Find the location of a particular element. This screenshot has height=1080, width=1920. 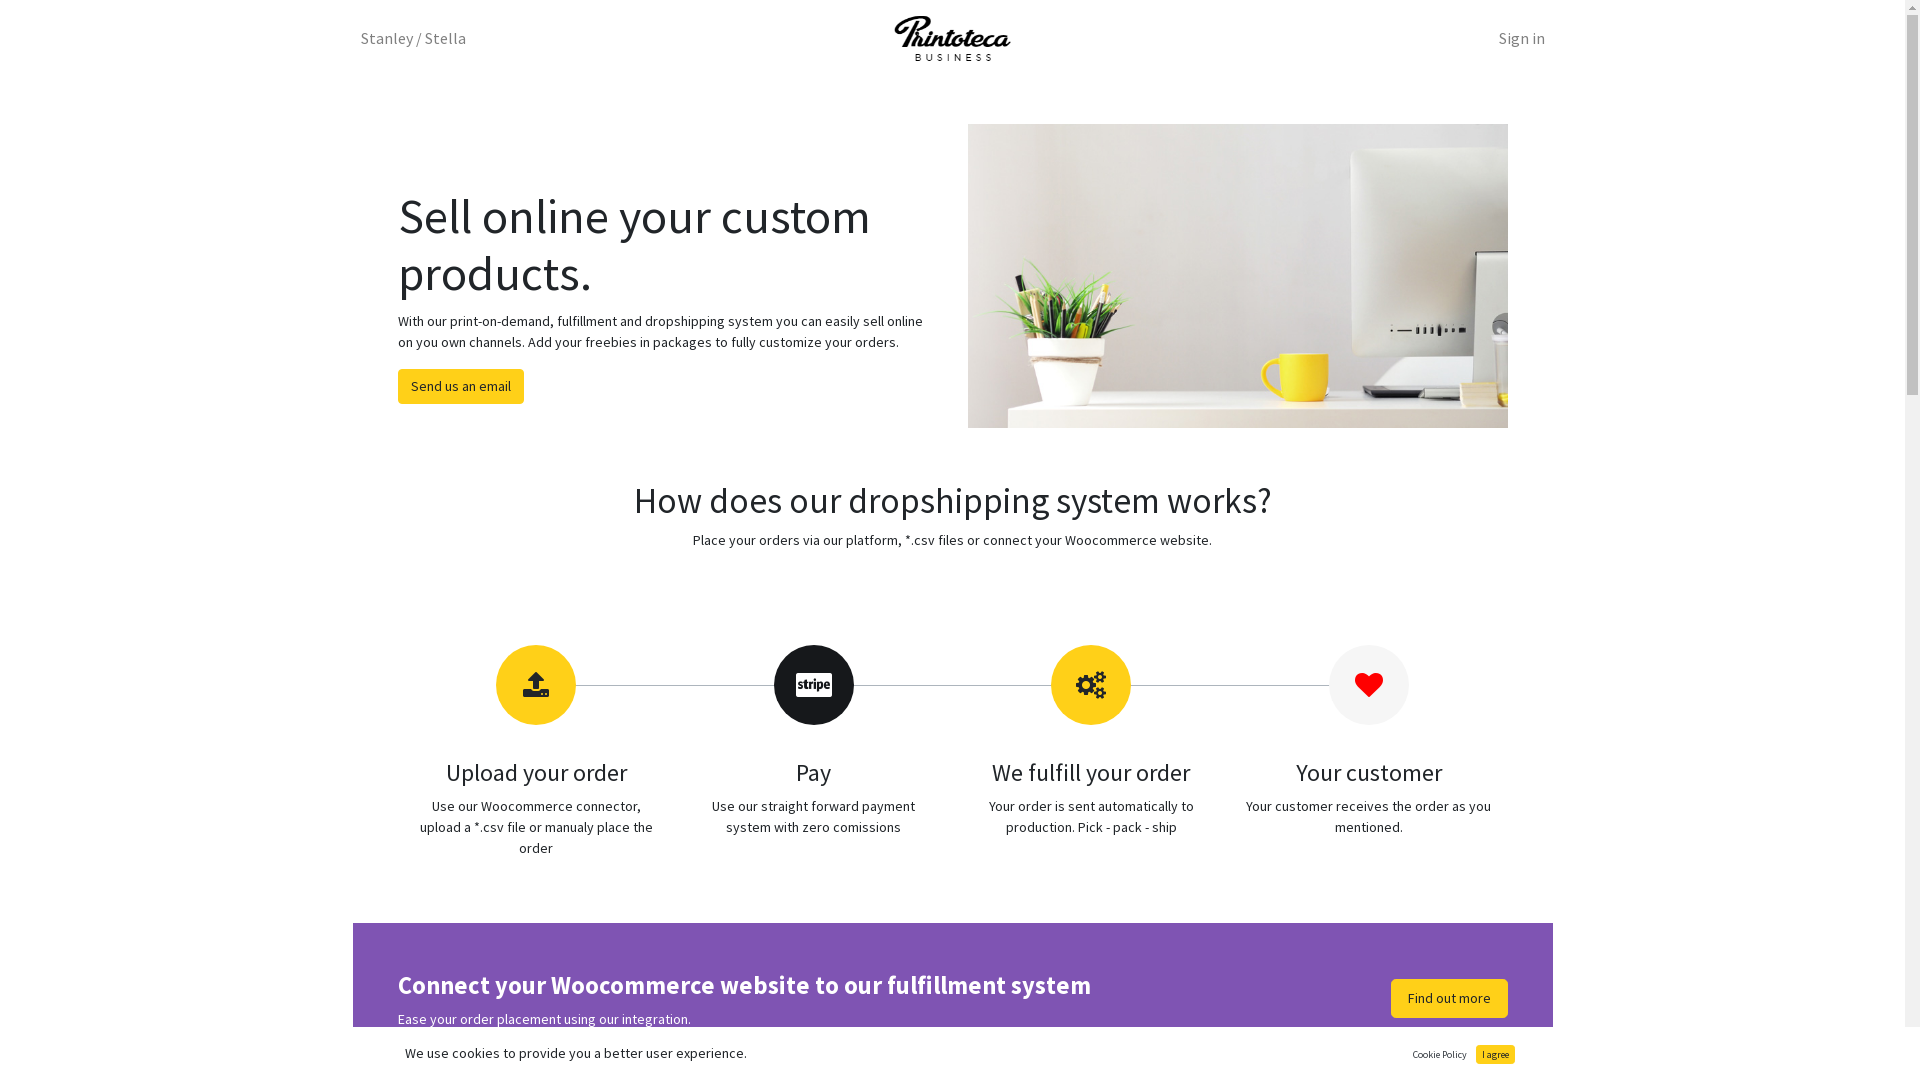

'Printoteca Business' is located at coordinates (951, 38).